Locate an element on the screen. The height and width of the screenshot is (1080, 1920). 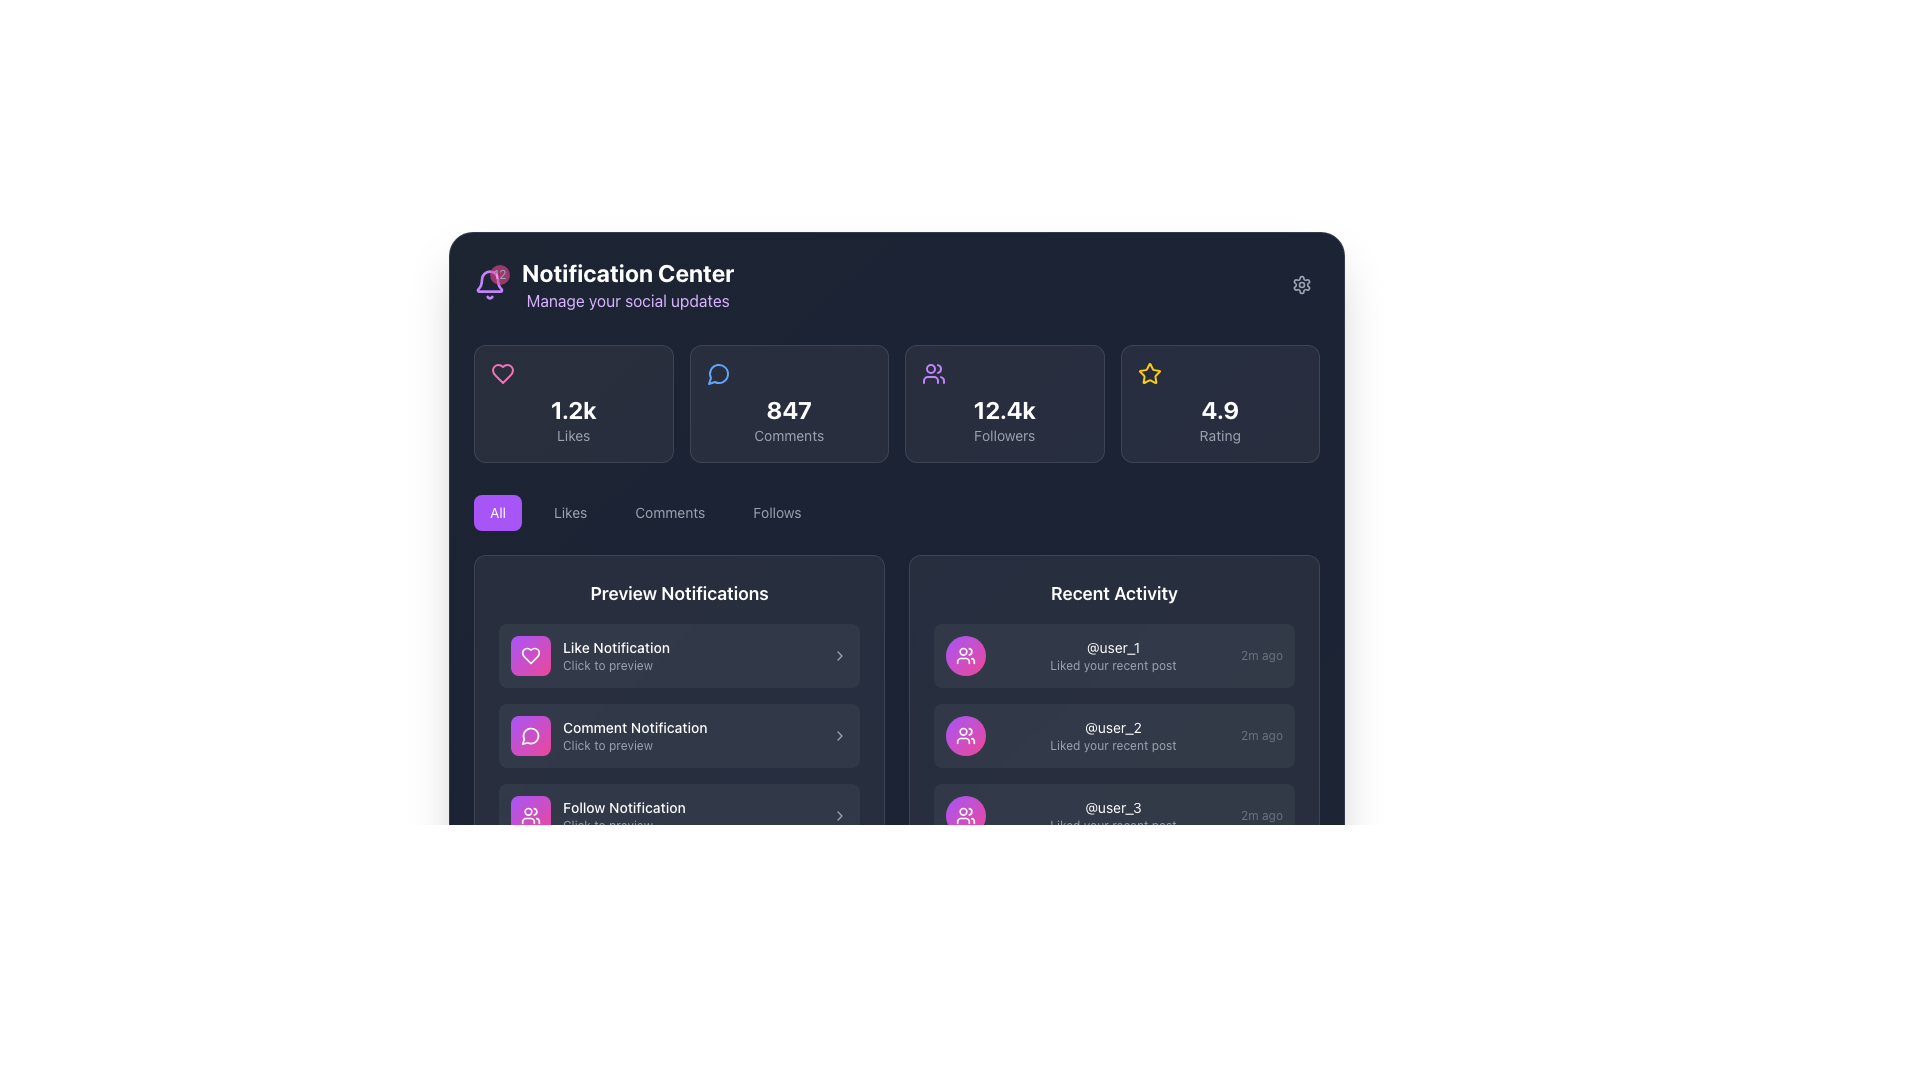
notification content displayed in the second notification entry from the top in the 'Recent Activity' section on the right-hand side of the interface is located at coordinates (1113, 774).